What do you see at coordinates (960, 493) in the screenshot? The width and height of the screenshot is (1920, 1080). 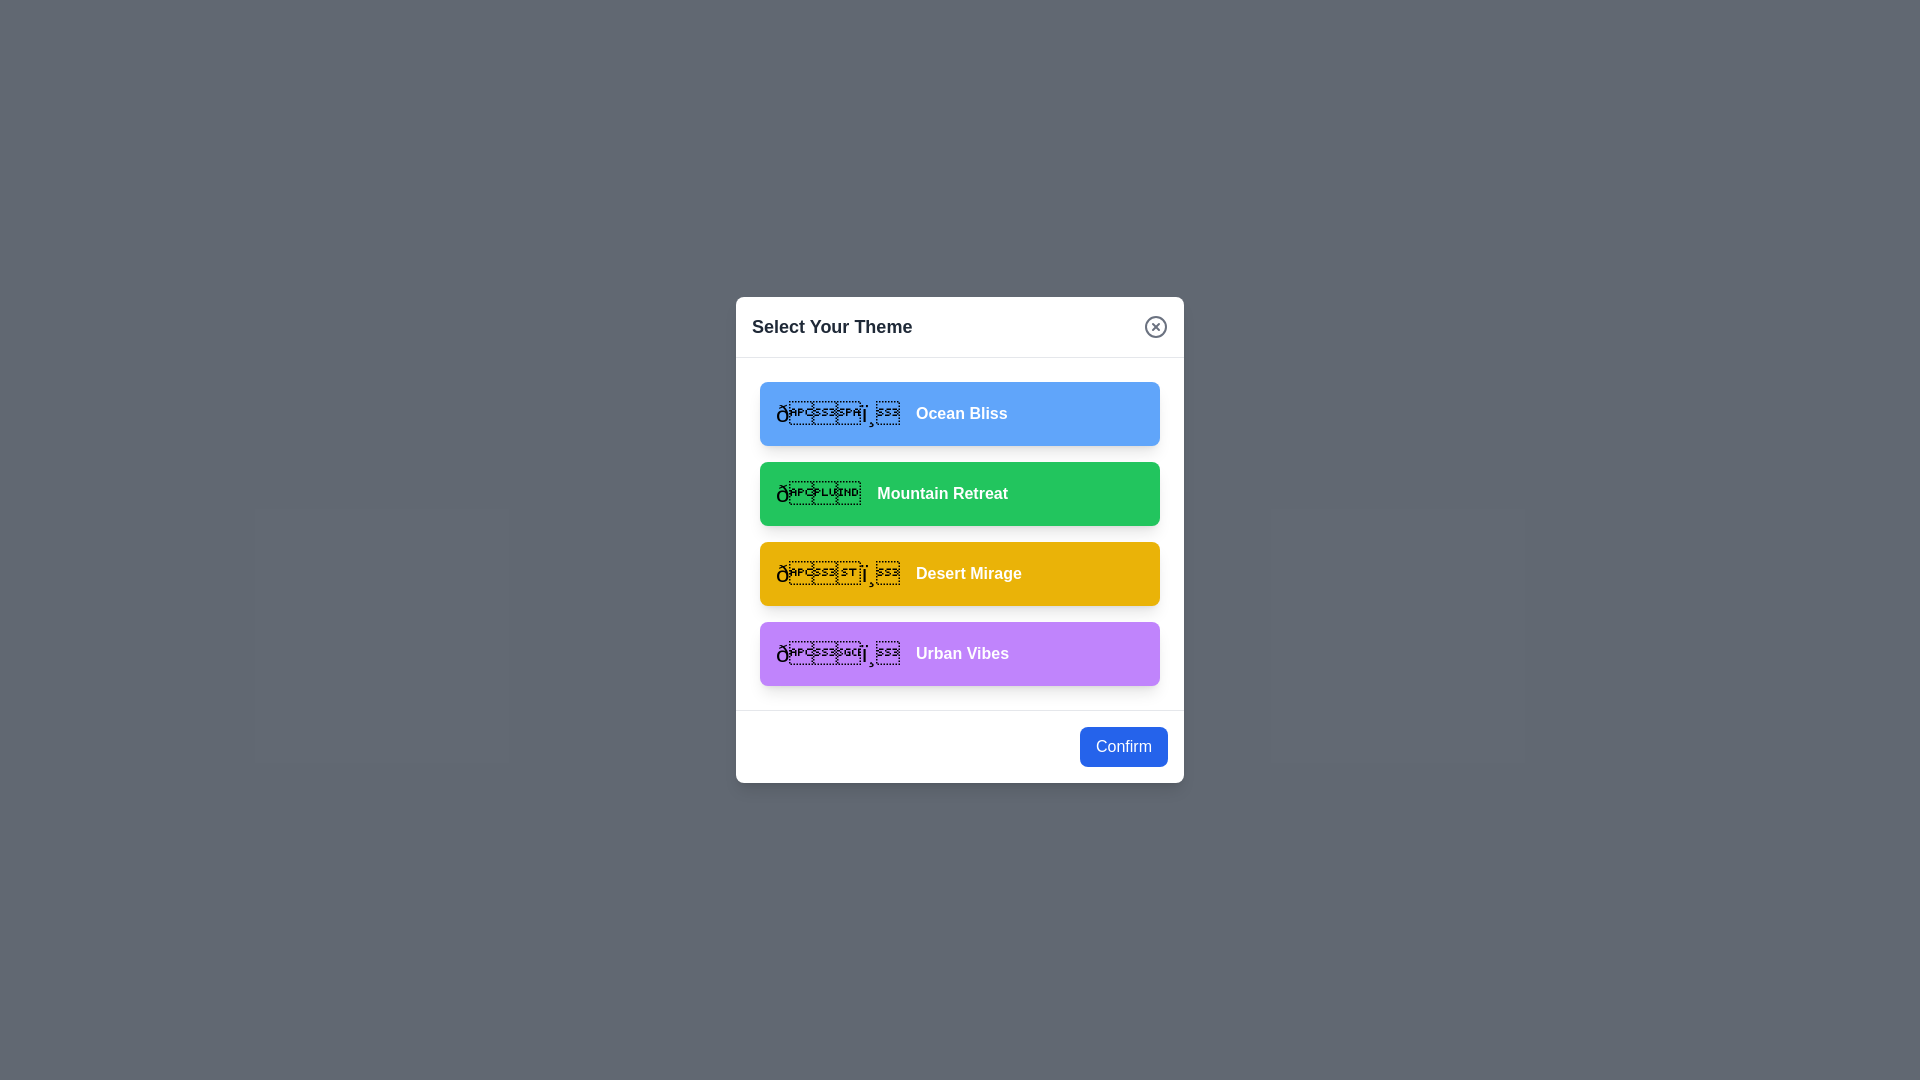 I see `the theme Mountain Retreat from the list` at bounding box center [960, 493].